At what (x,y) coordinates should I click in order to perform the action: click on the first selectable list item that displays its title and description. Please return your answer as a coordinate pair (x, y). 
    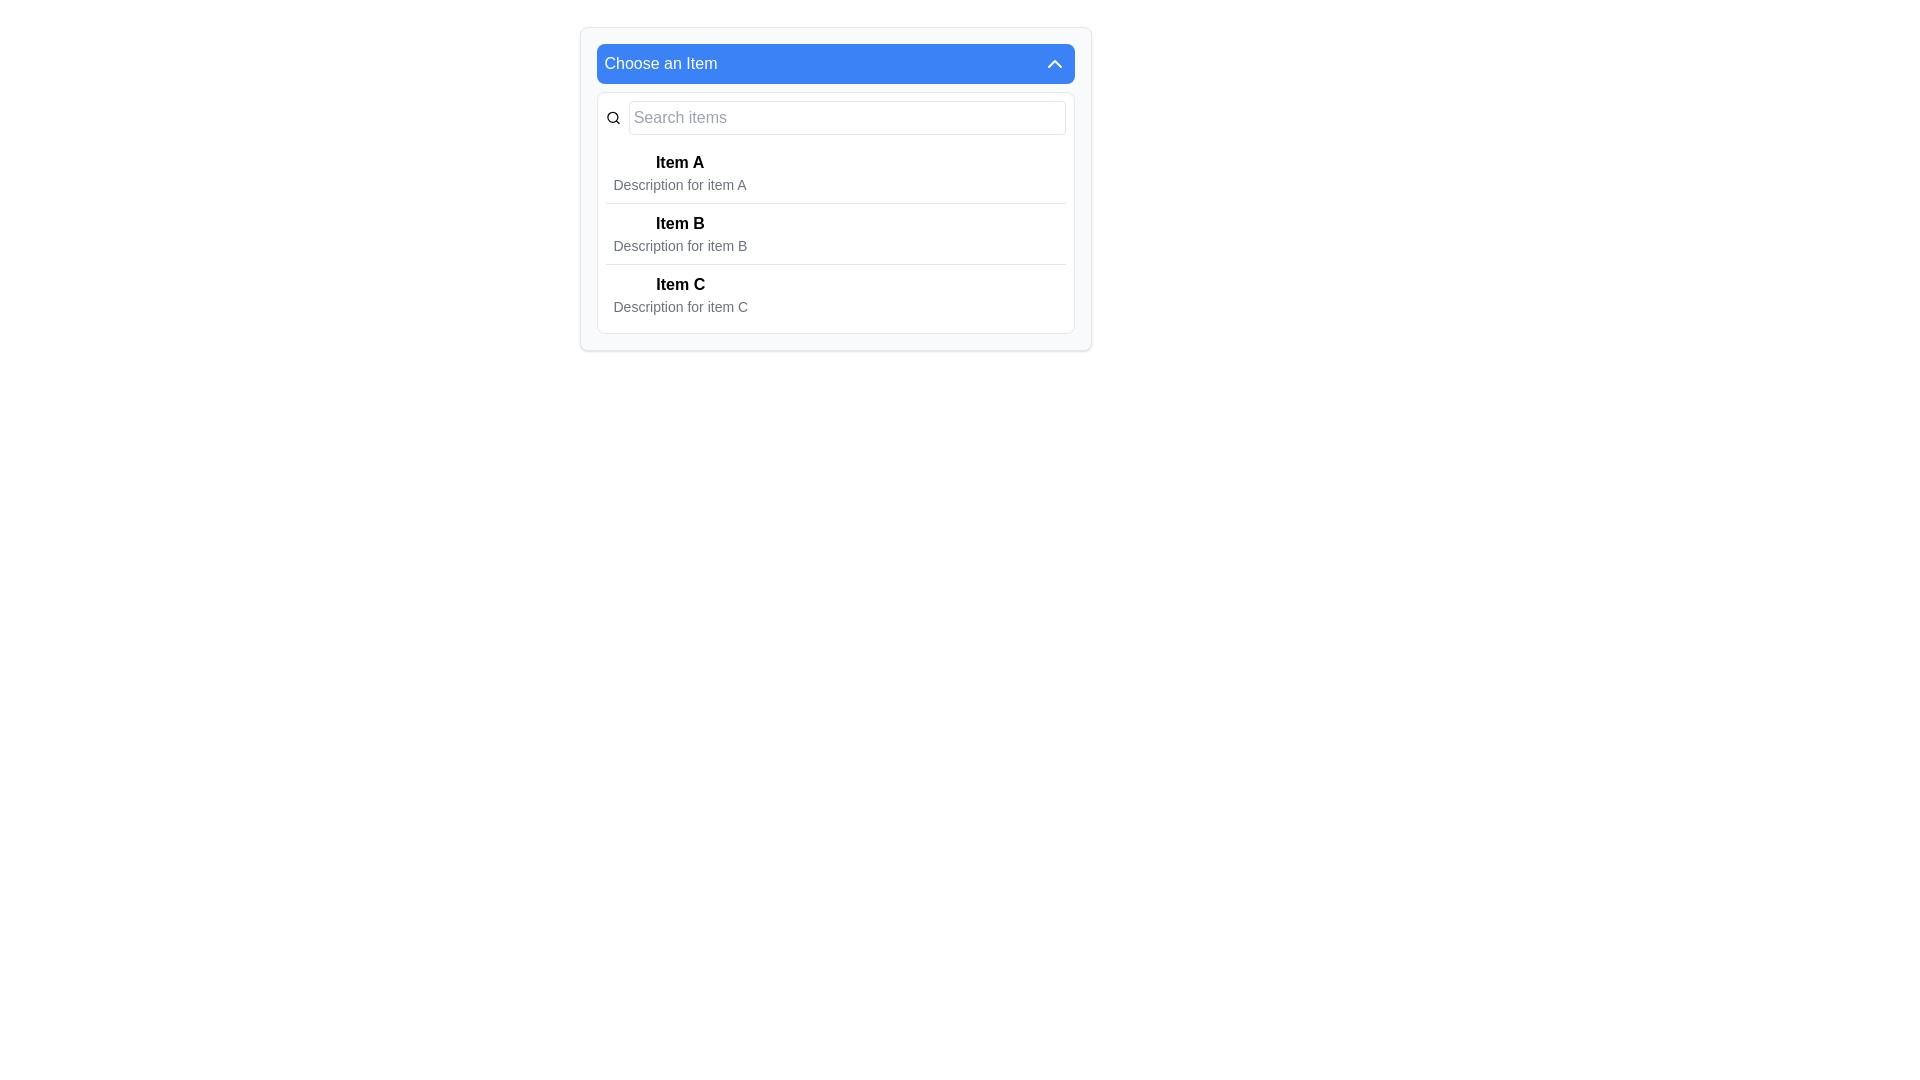
    Looking at the image, I should click on (680, 172).